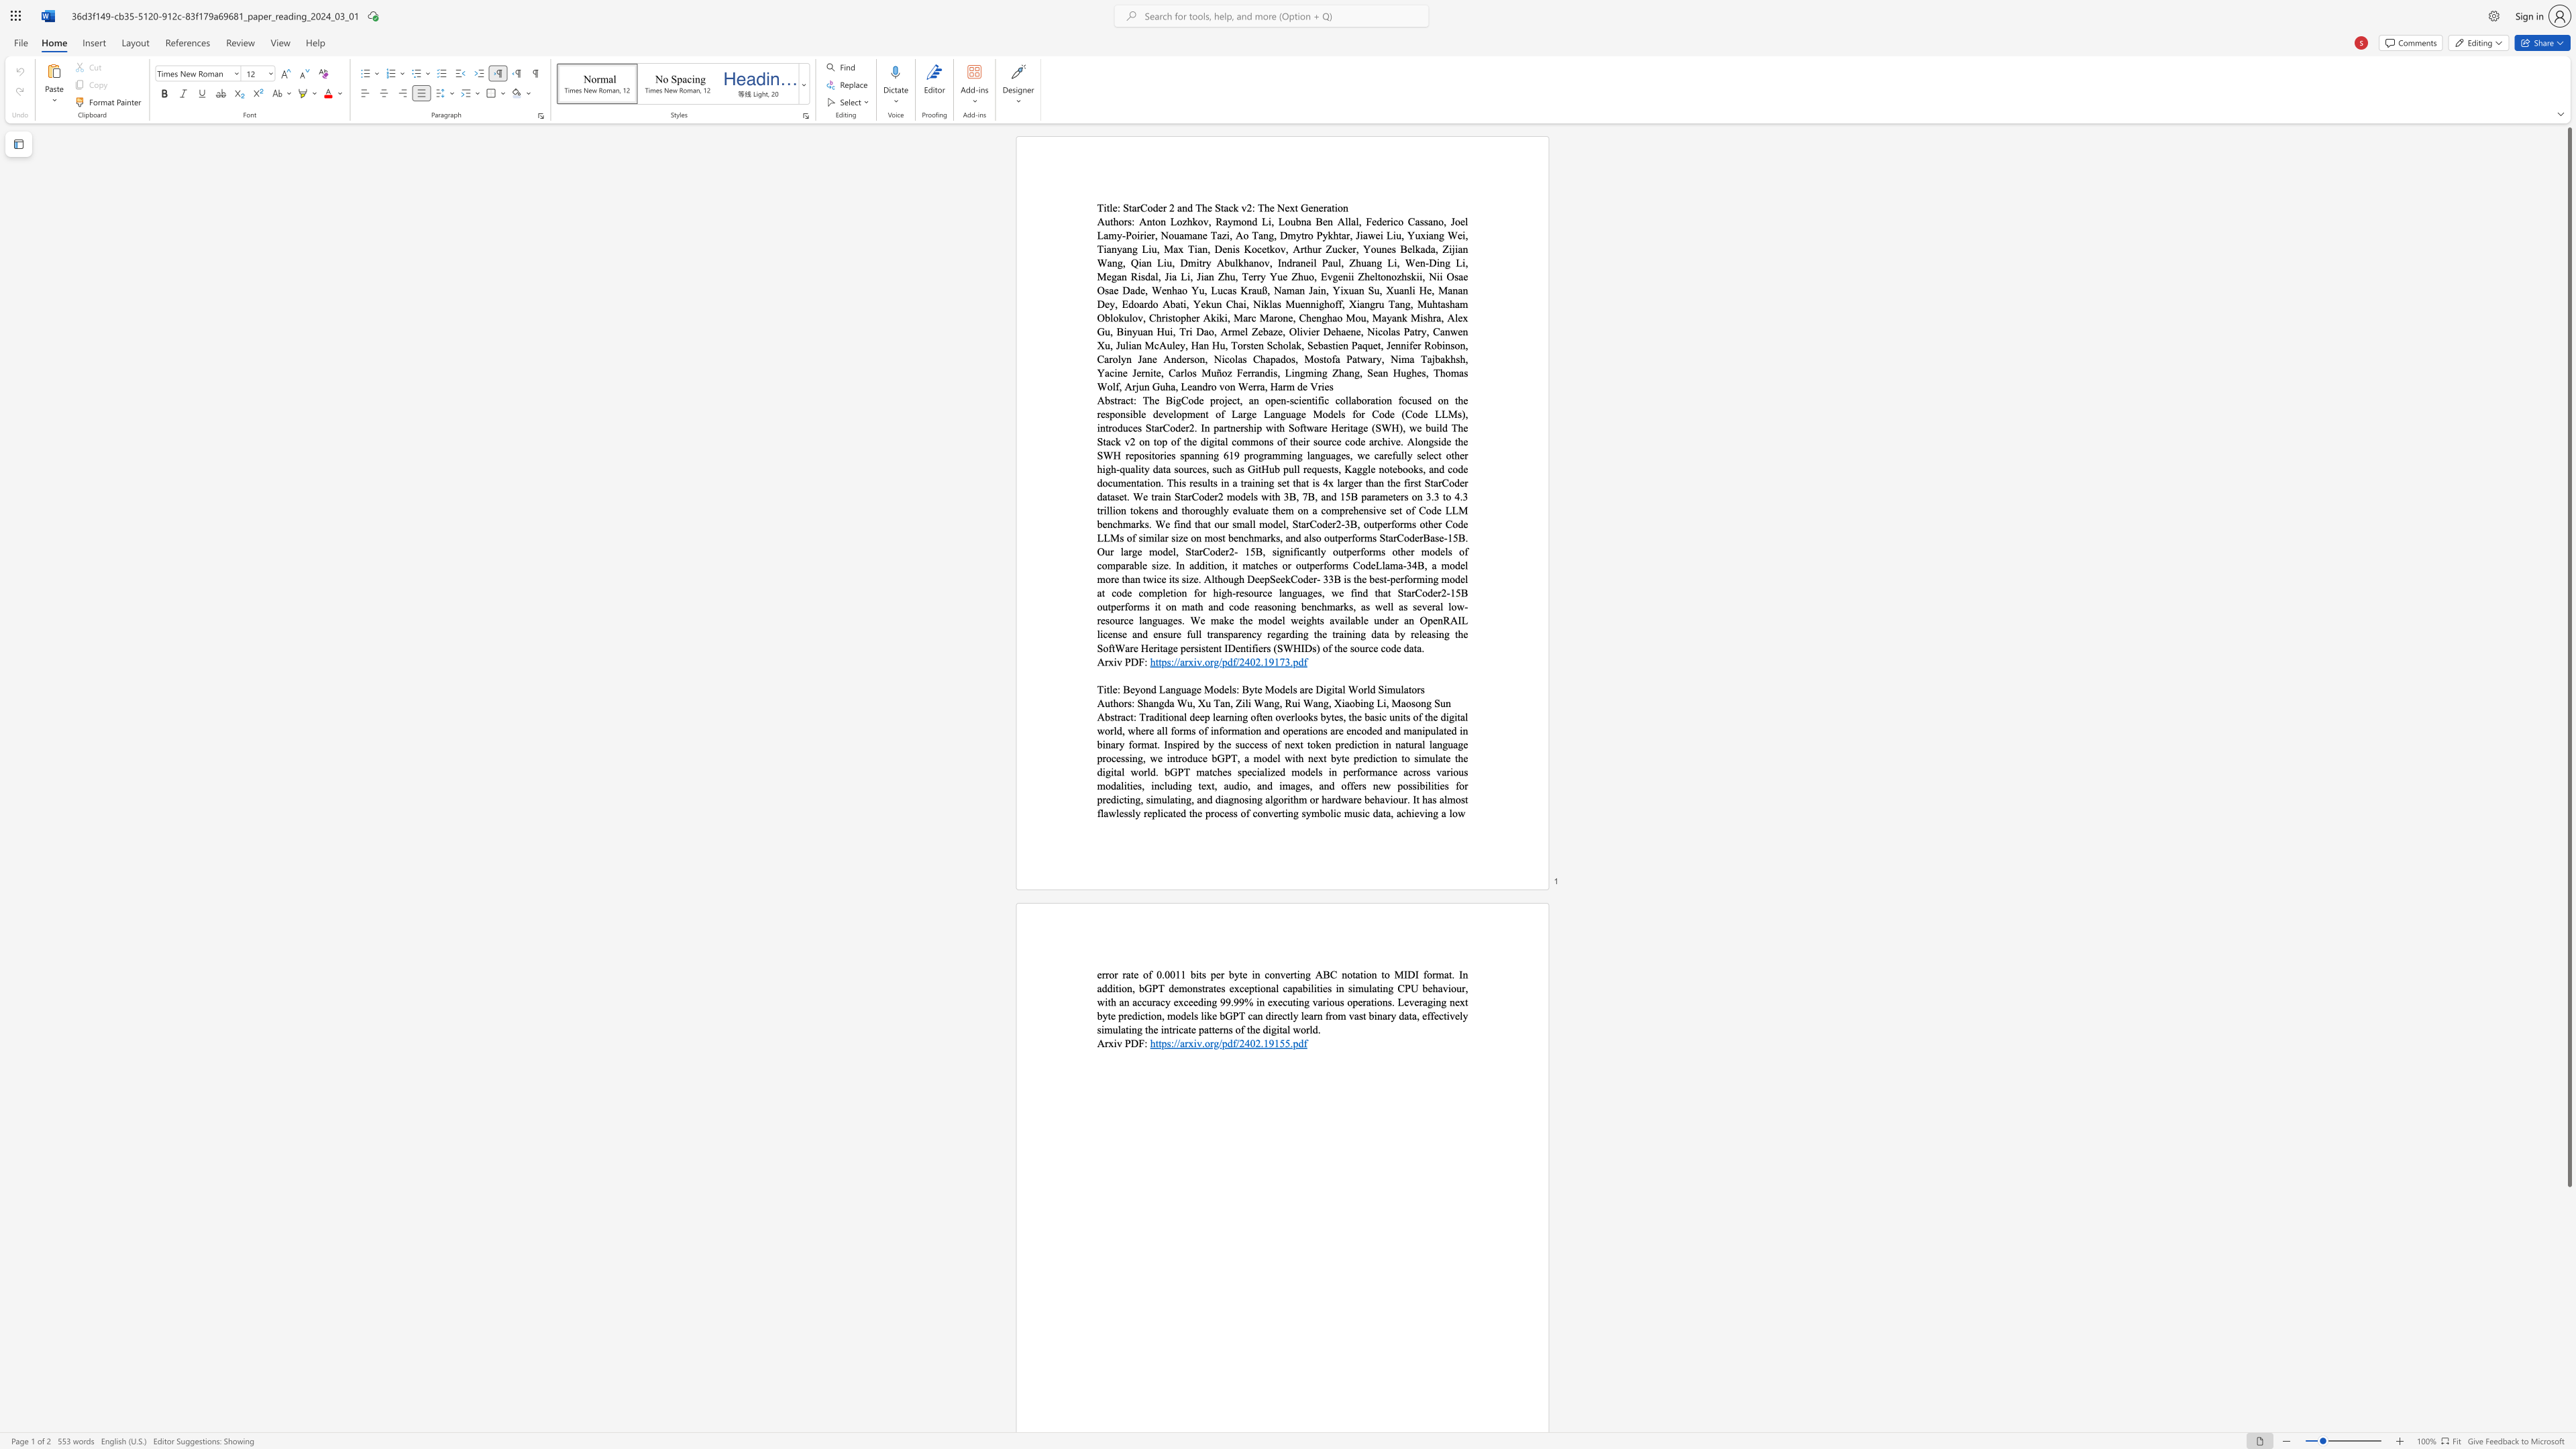 The width and height of the screenshot is (2576, 1449). What do you see at coordinates (1201, 798) in the screenshot?
I see `the subset text "nd diagnosing algor" within the text "Traditional deep learning often overlooks bytes, the basic units of the digital world, where all forms of information and operations are encoded and manipulated in binary format. Inspired by the success of next token prediction in natural language processing, we introduce bGPT, a model with next byte prediction to simulate the digital world. bGPT matches specialized models in performance across various modalities, including text, audio, and images, and offers new possibilities for predicting, simulating, and diagnosing algorithm or hardware behaviour. It has almost flawlessly"` at bounding box center [1201, 798].